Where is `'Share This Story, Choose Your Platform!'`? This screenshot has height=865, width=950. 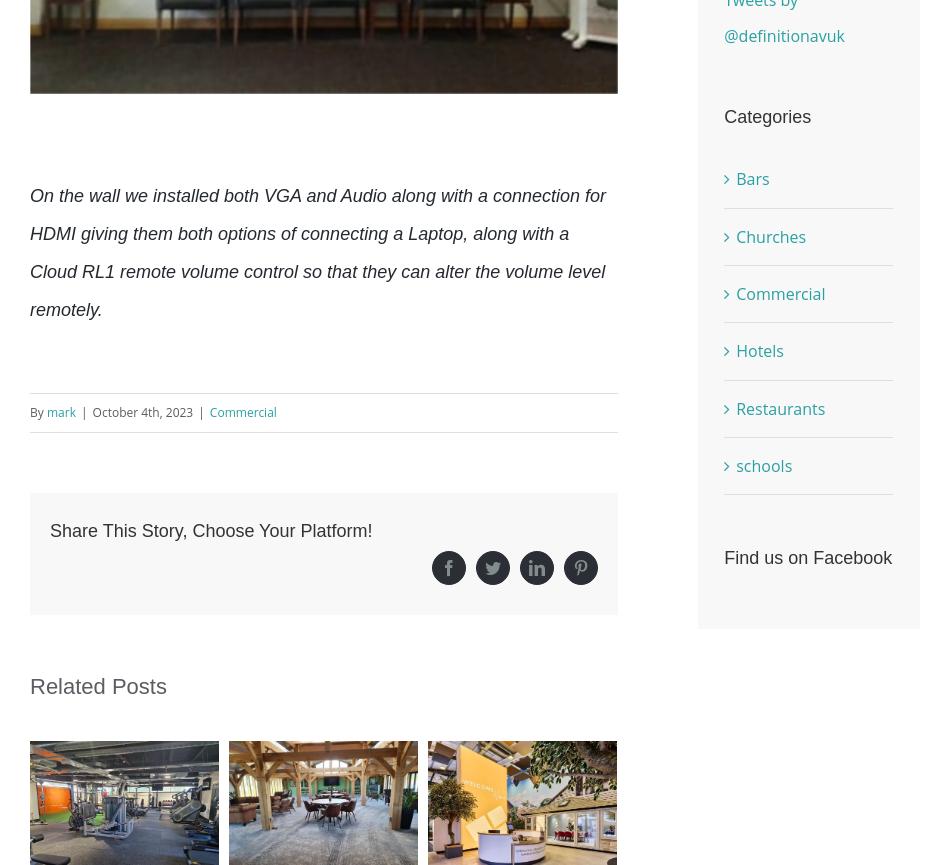
'Share This Story, Choose Your Platform!' is located at coordinates (210, 528).